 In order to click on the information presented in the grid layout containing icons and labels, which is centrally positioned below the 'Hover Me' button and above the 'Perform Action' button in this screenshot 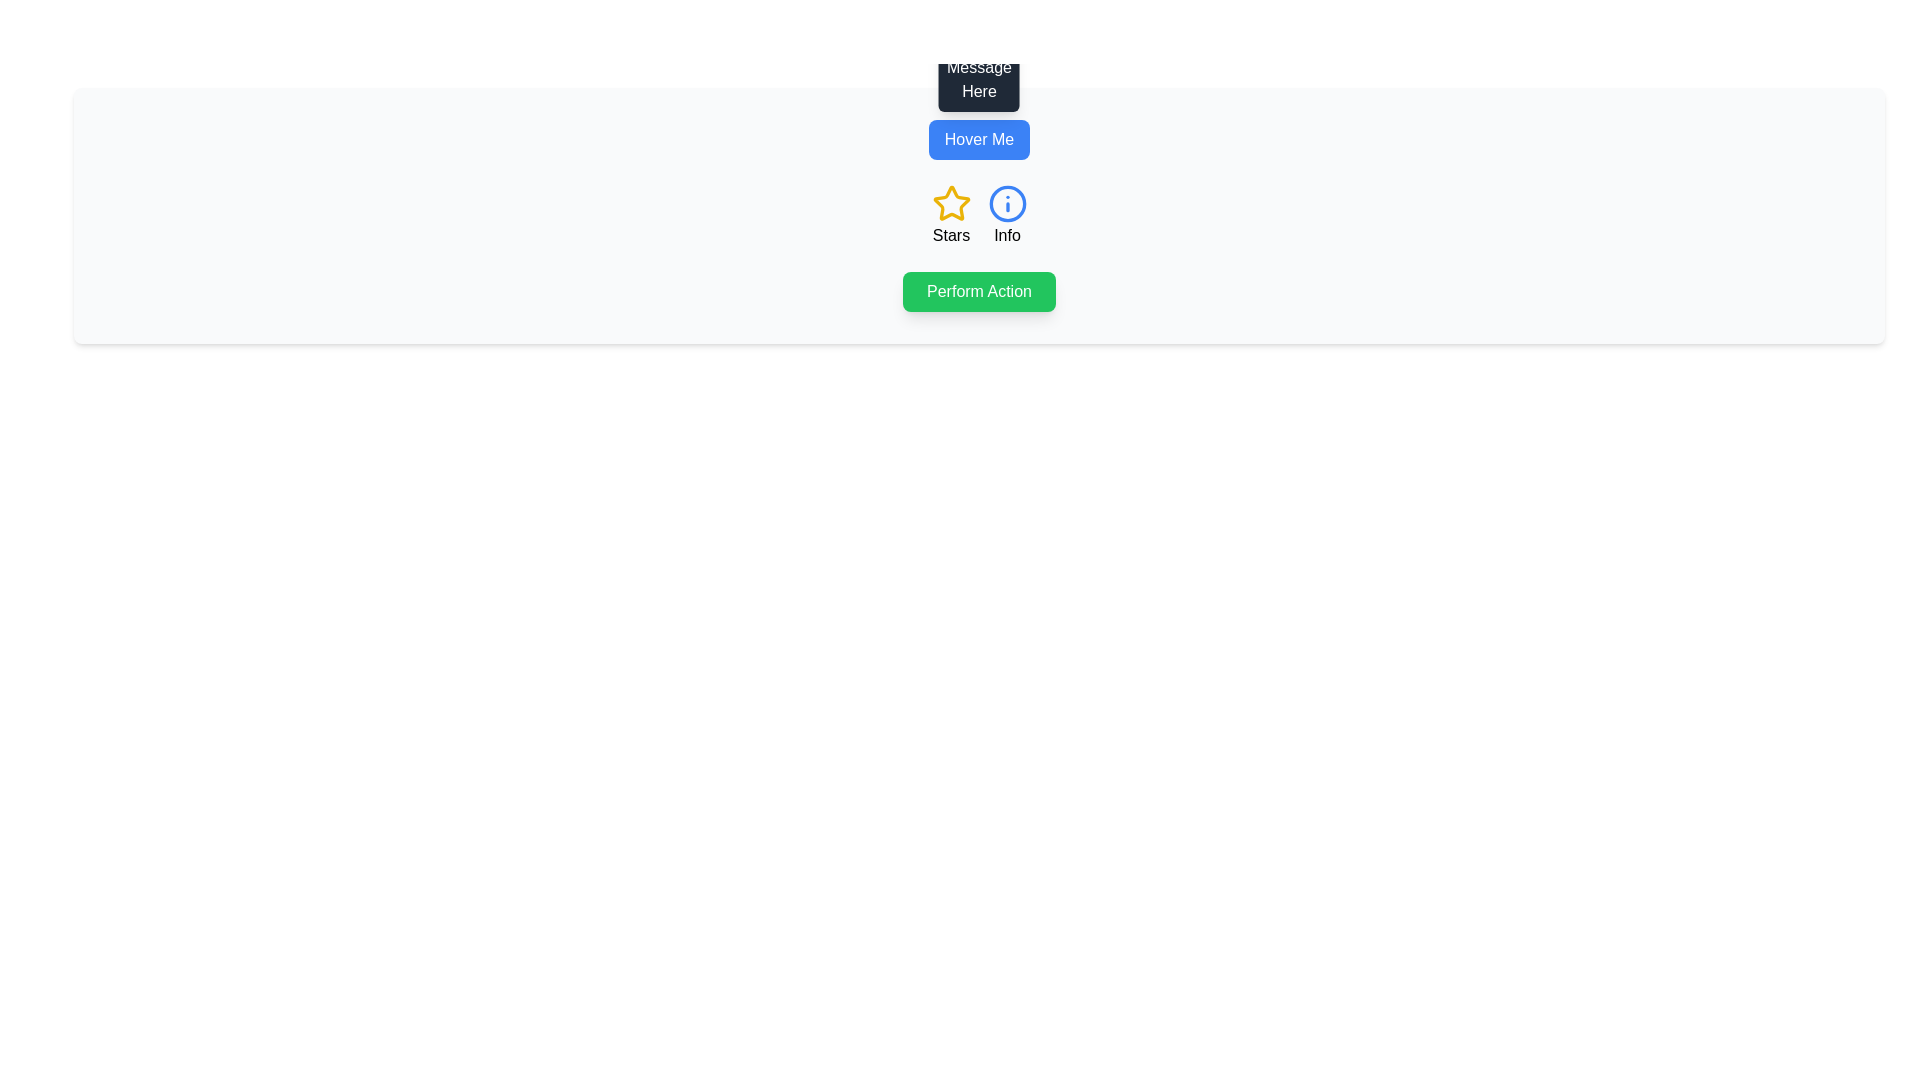, I will do `click(979, 216)`.